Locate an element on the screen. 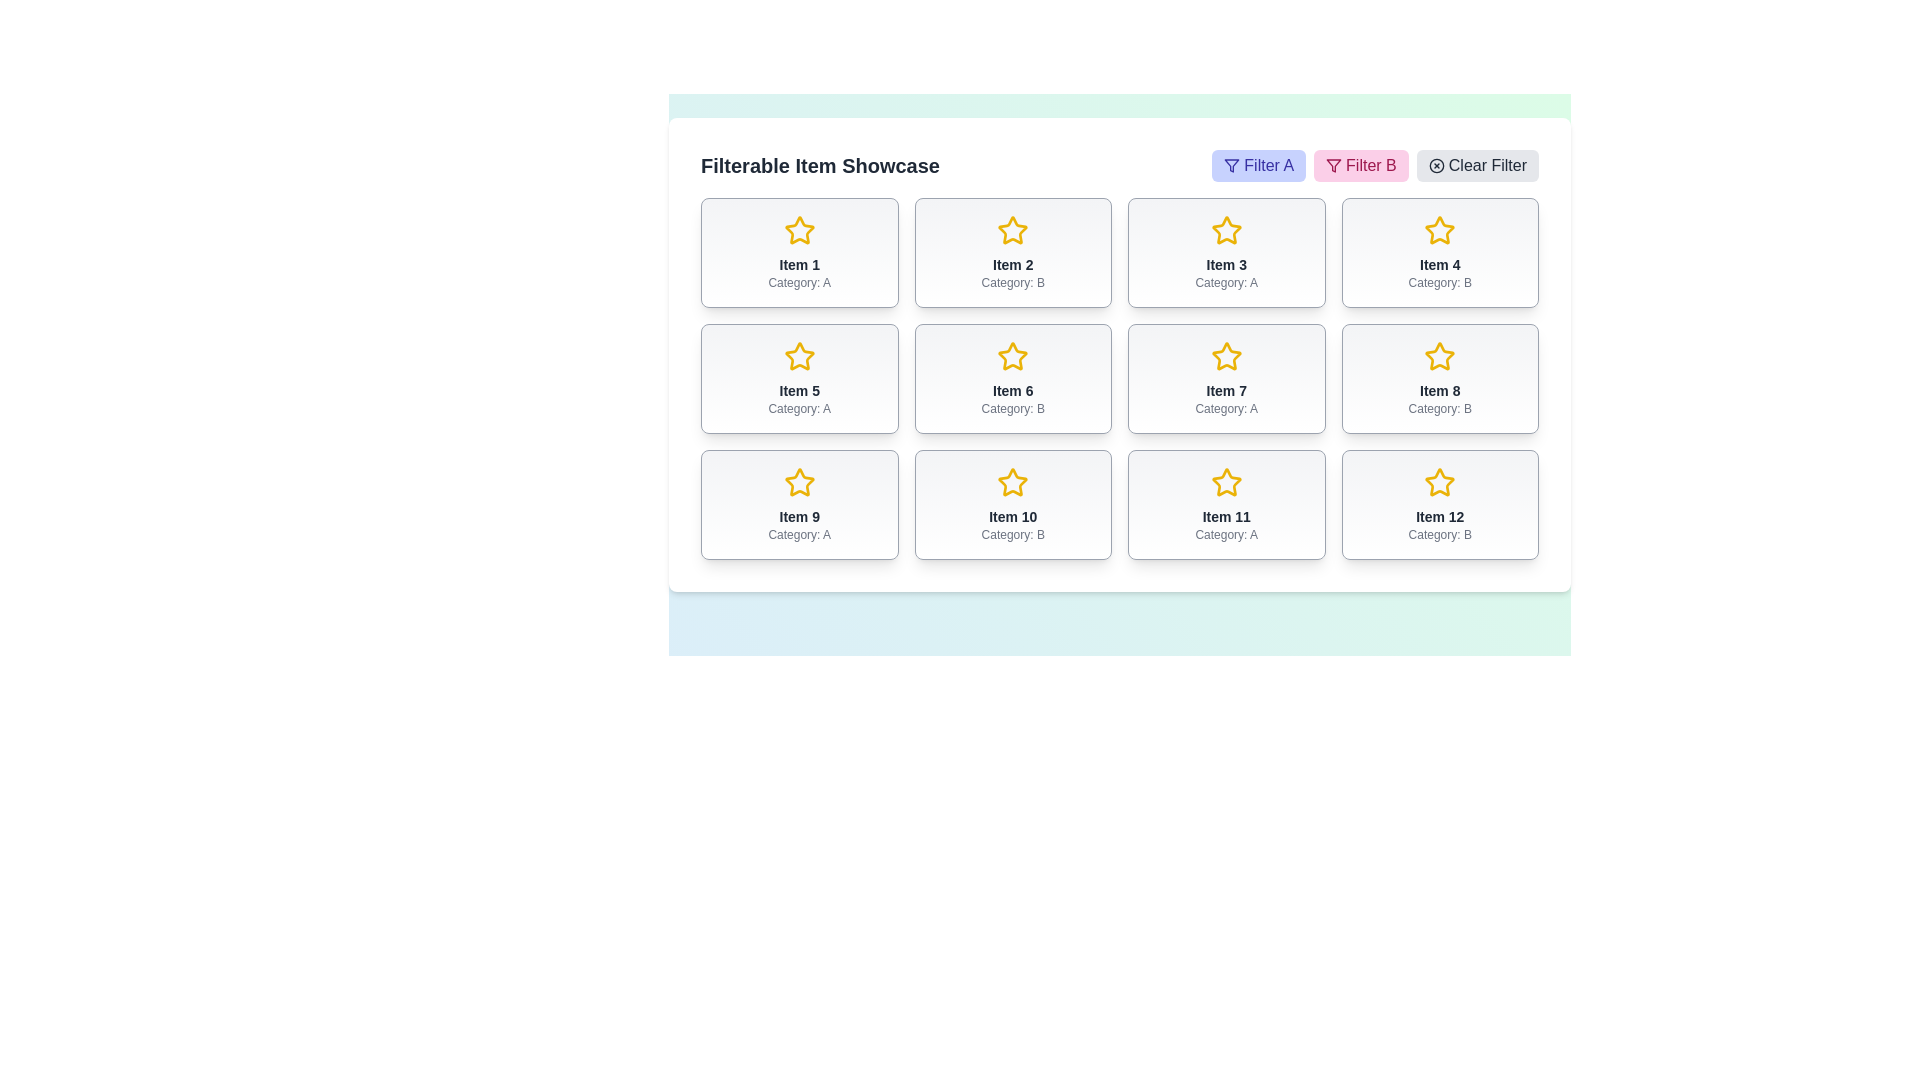  the icon inside the 'Filter B' button located in the top-right section of the interface, which visually indicates the button's purpose related to filtering items is located at coordinates (1334, 164).